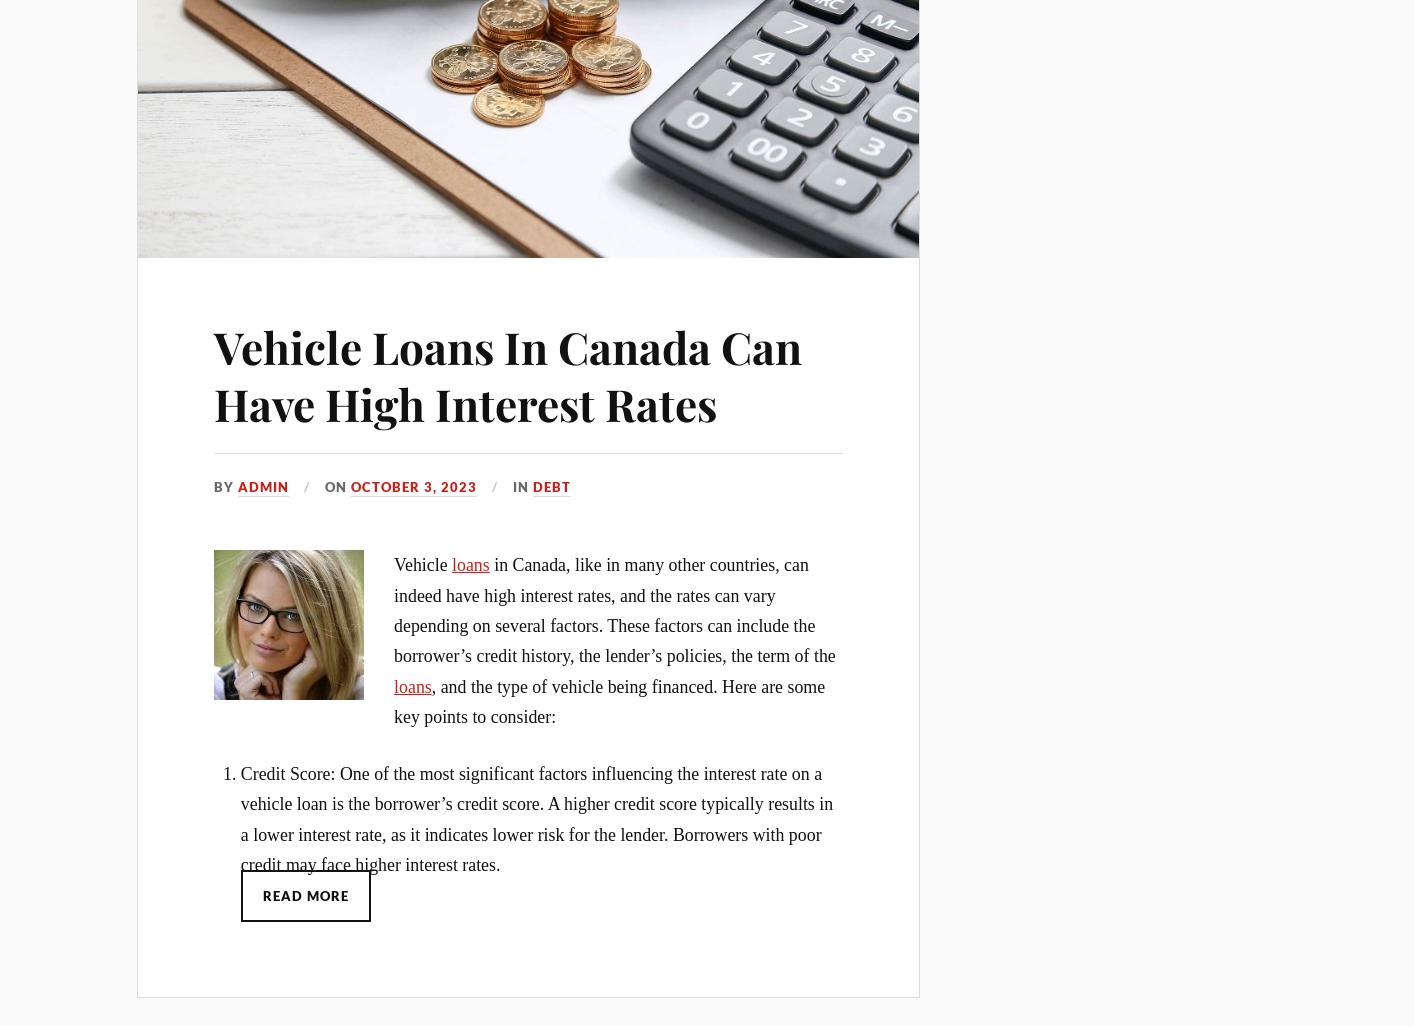 This screenshot has width=1414, height=1026. I want to click on 'In', so click(522, 485).